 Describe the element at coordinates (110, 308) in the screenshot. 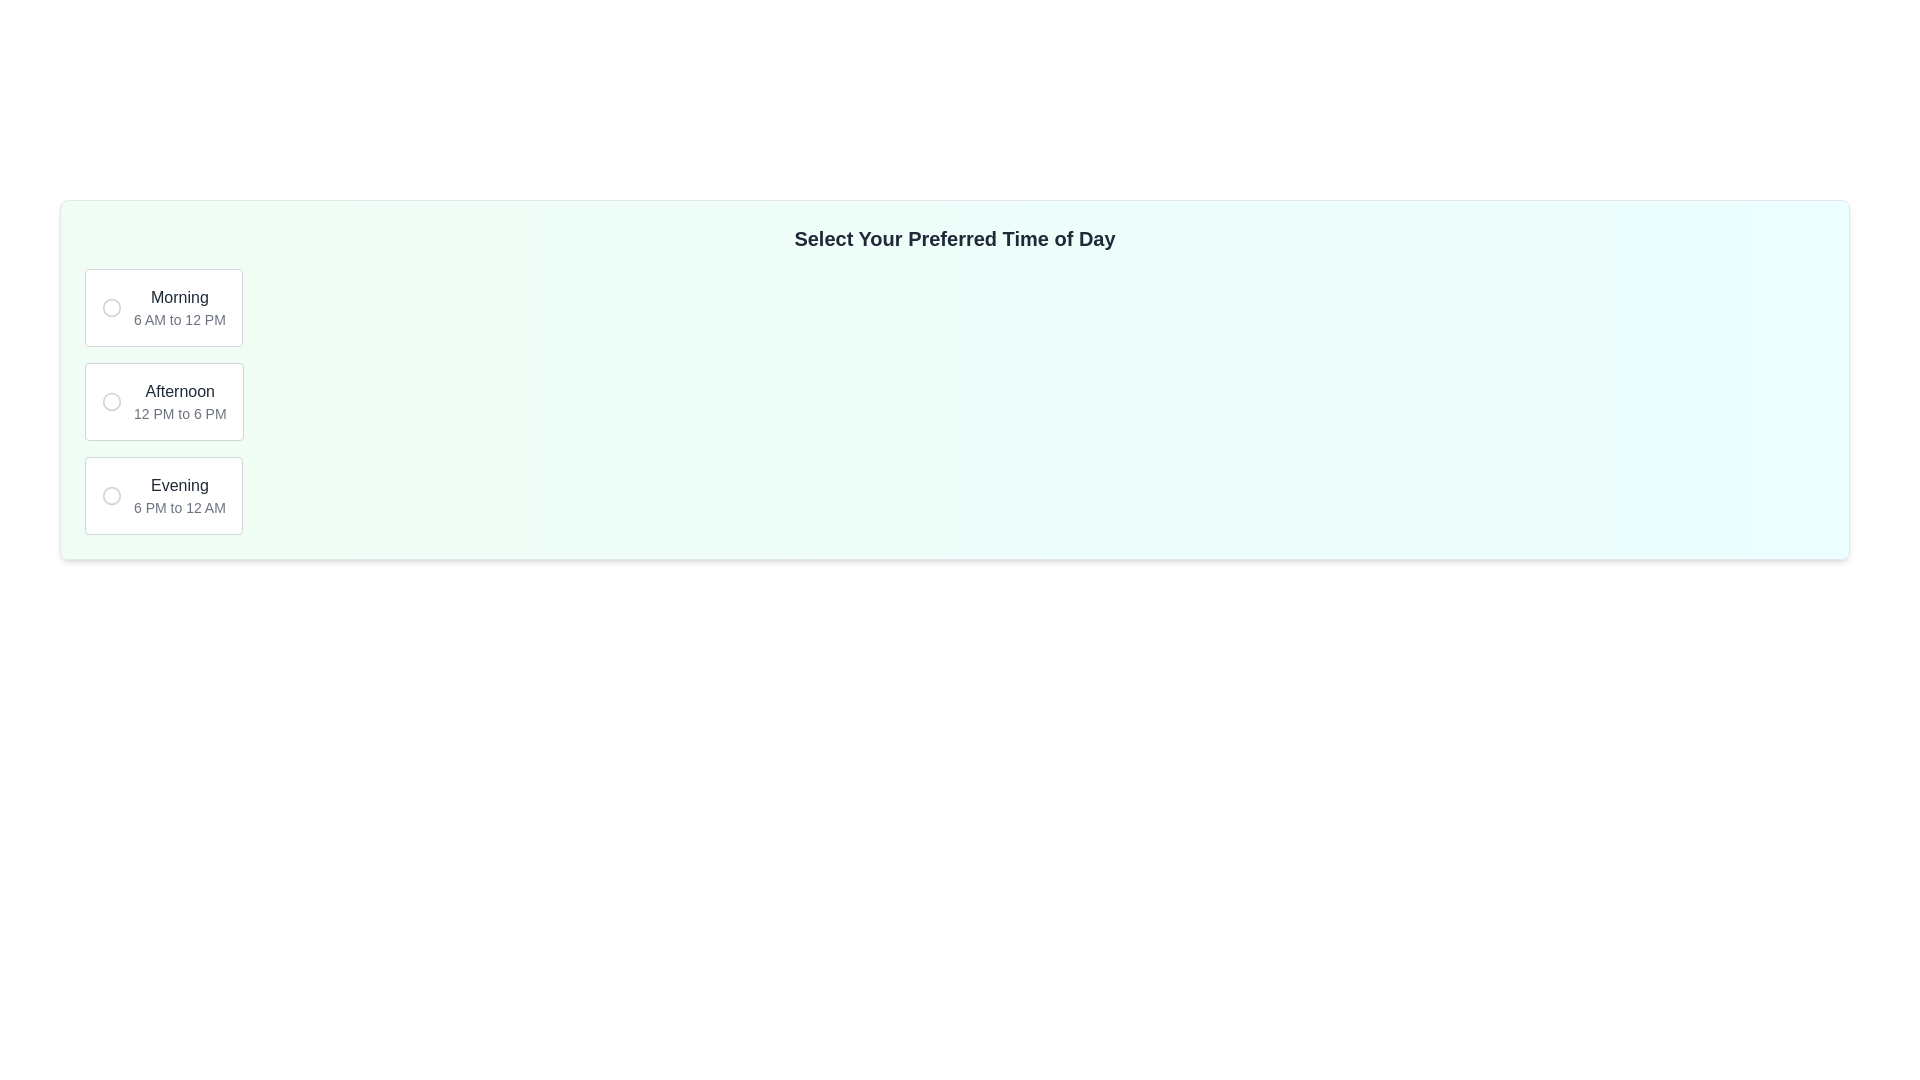

I see `the radio button styled with a light gray border and a hollow center, located to the left of the 'Morning 6 AM to 12 PM' text` at that location.